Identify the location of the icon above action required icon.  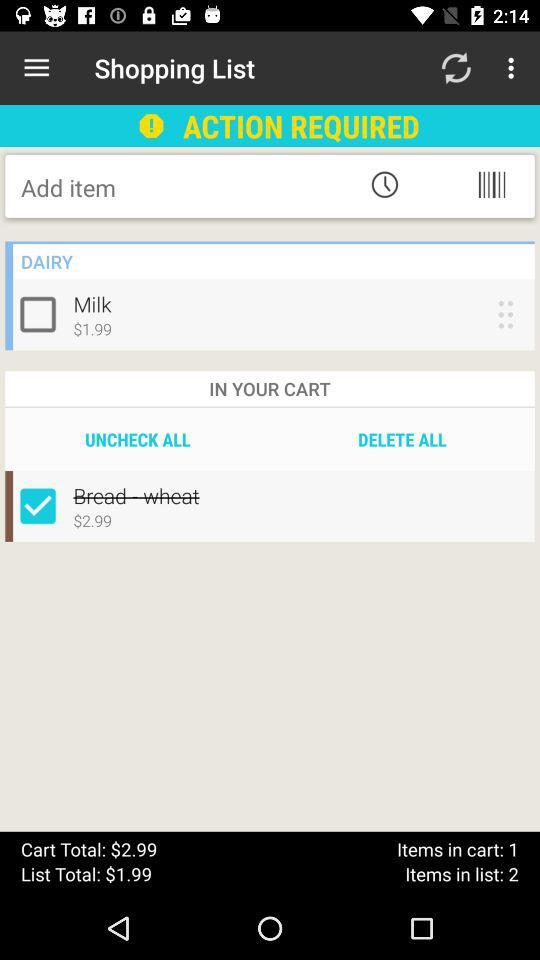
(455, 68).